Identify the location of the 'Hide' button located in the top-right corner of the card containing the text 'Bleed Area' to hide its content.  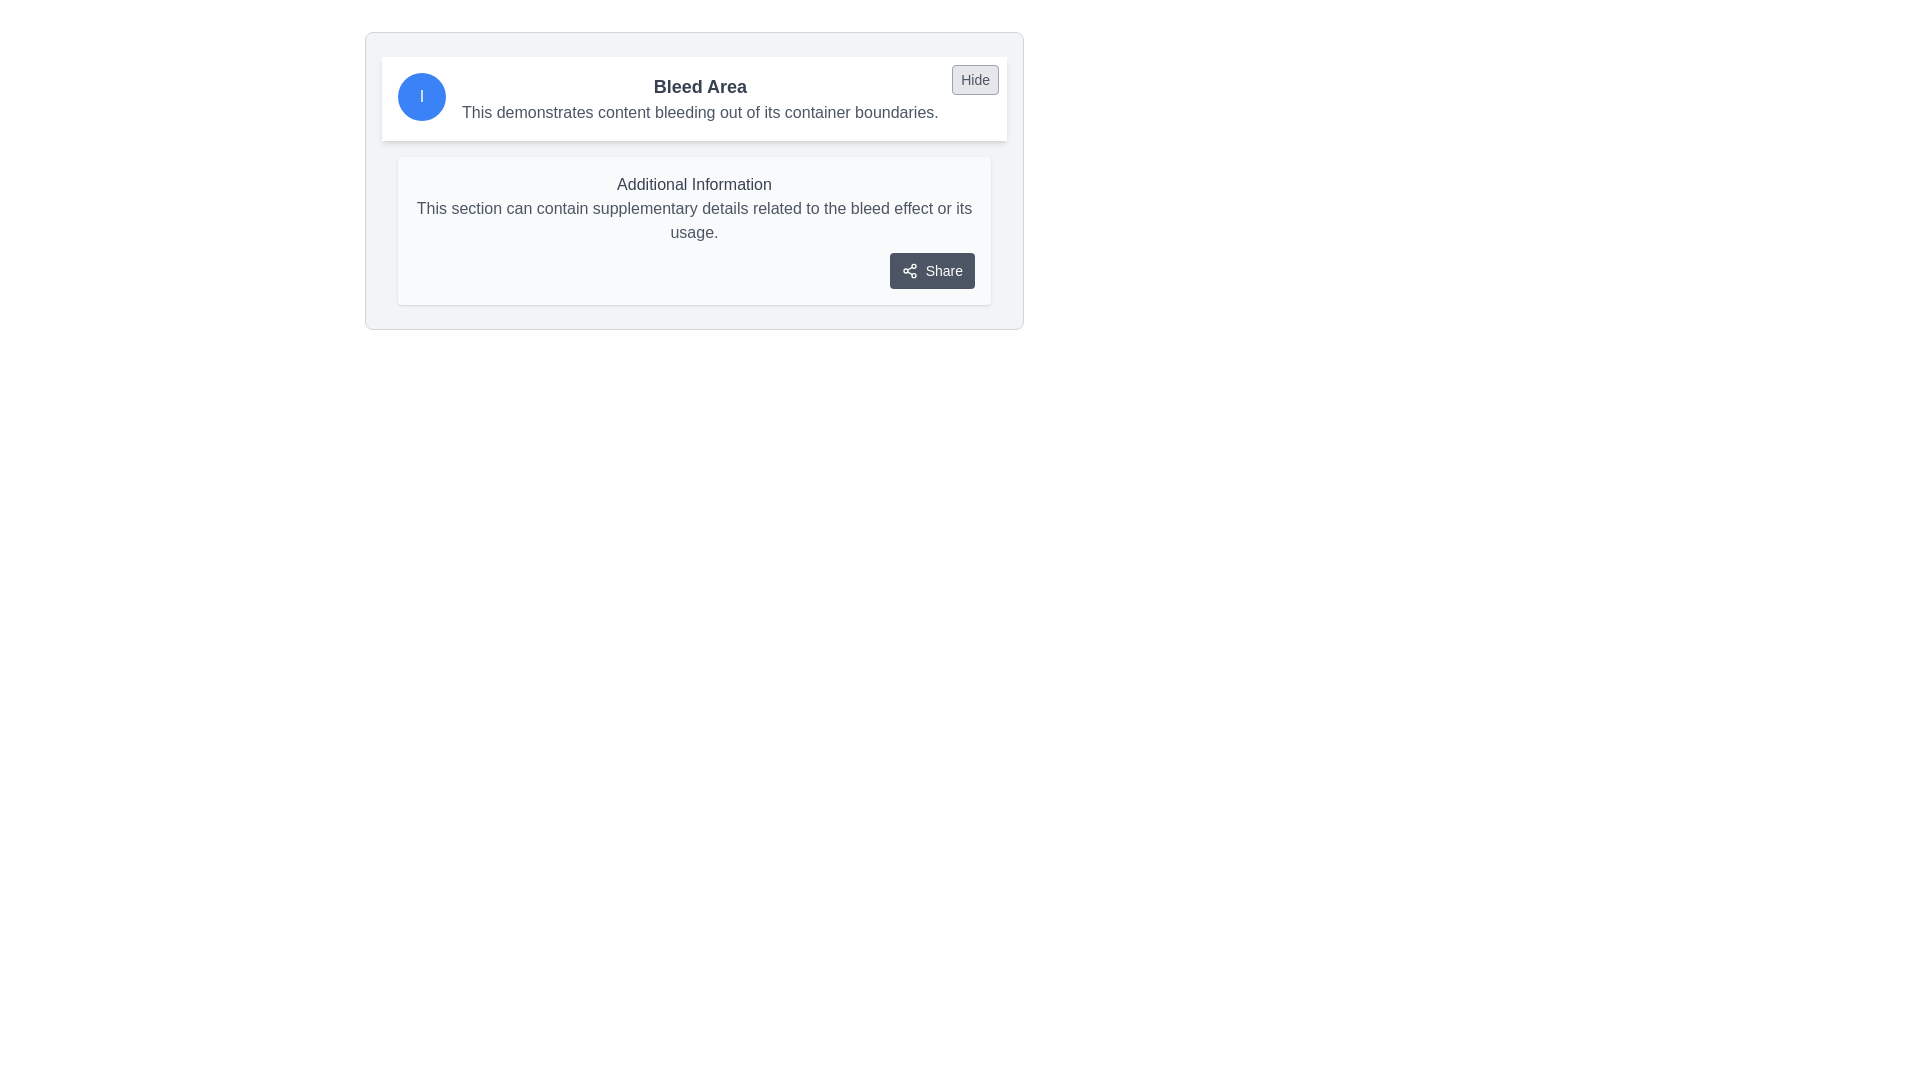
(975, 79).